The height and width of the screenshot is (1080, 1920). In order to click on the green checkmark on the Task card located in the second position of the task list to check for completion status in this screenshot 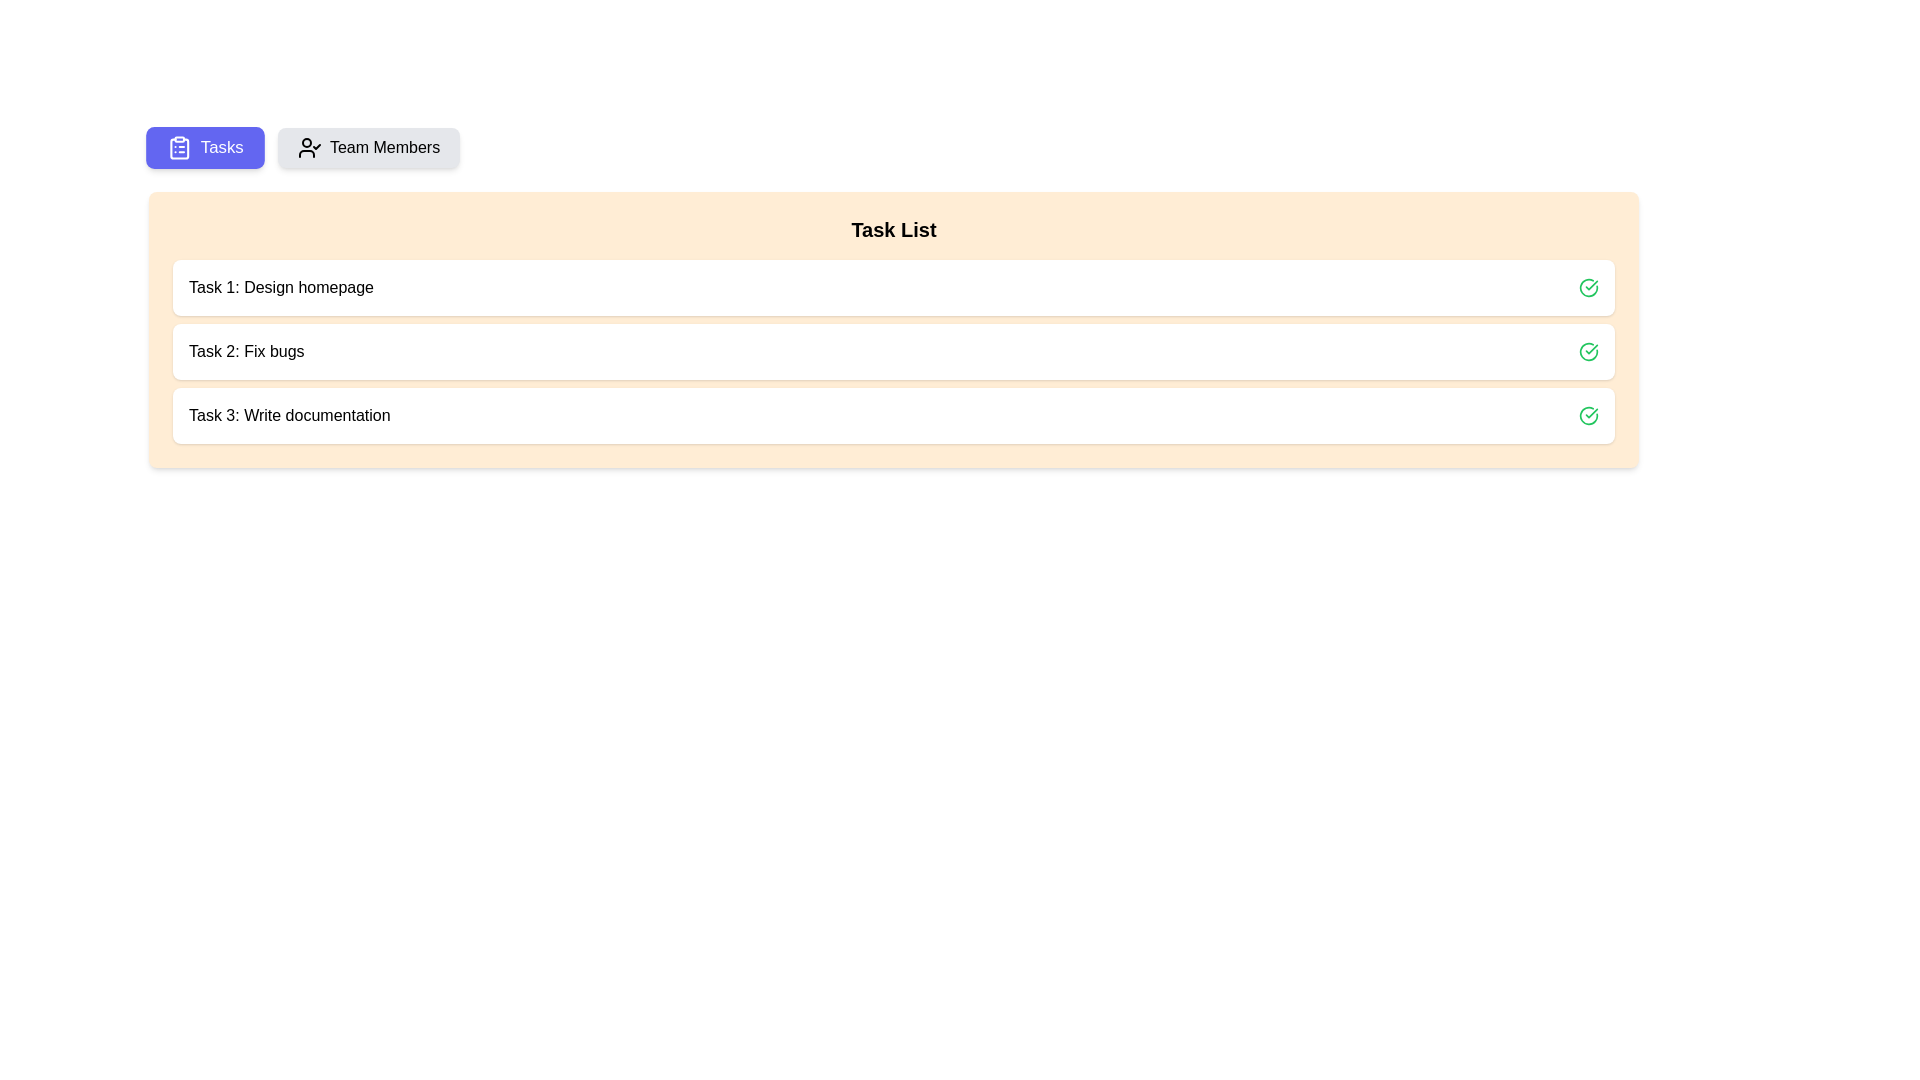, I will do `click(892, 350)`.